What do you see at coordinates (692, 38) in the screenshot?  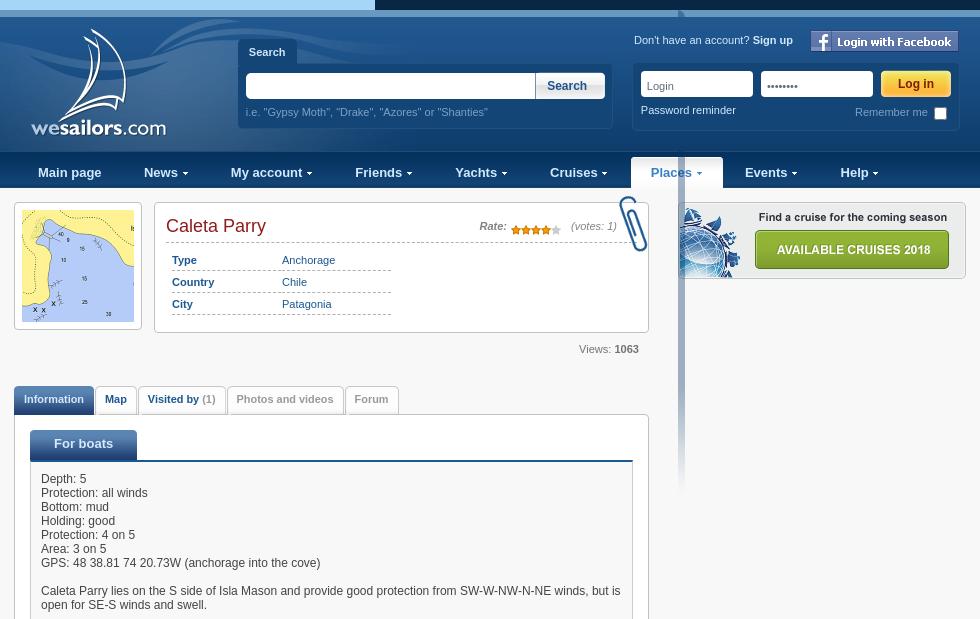 I see `'Don't have an account?'` at bounding box center [692, 38].